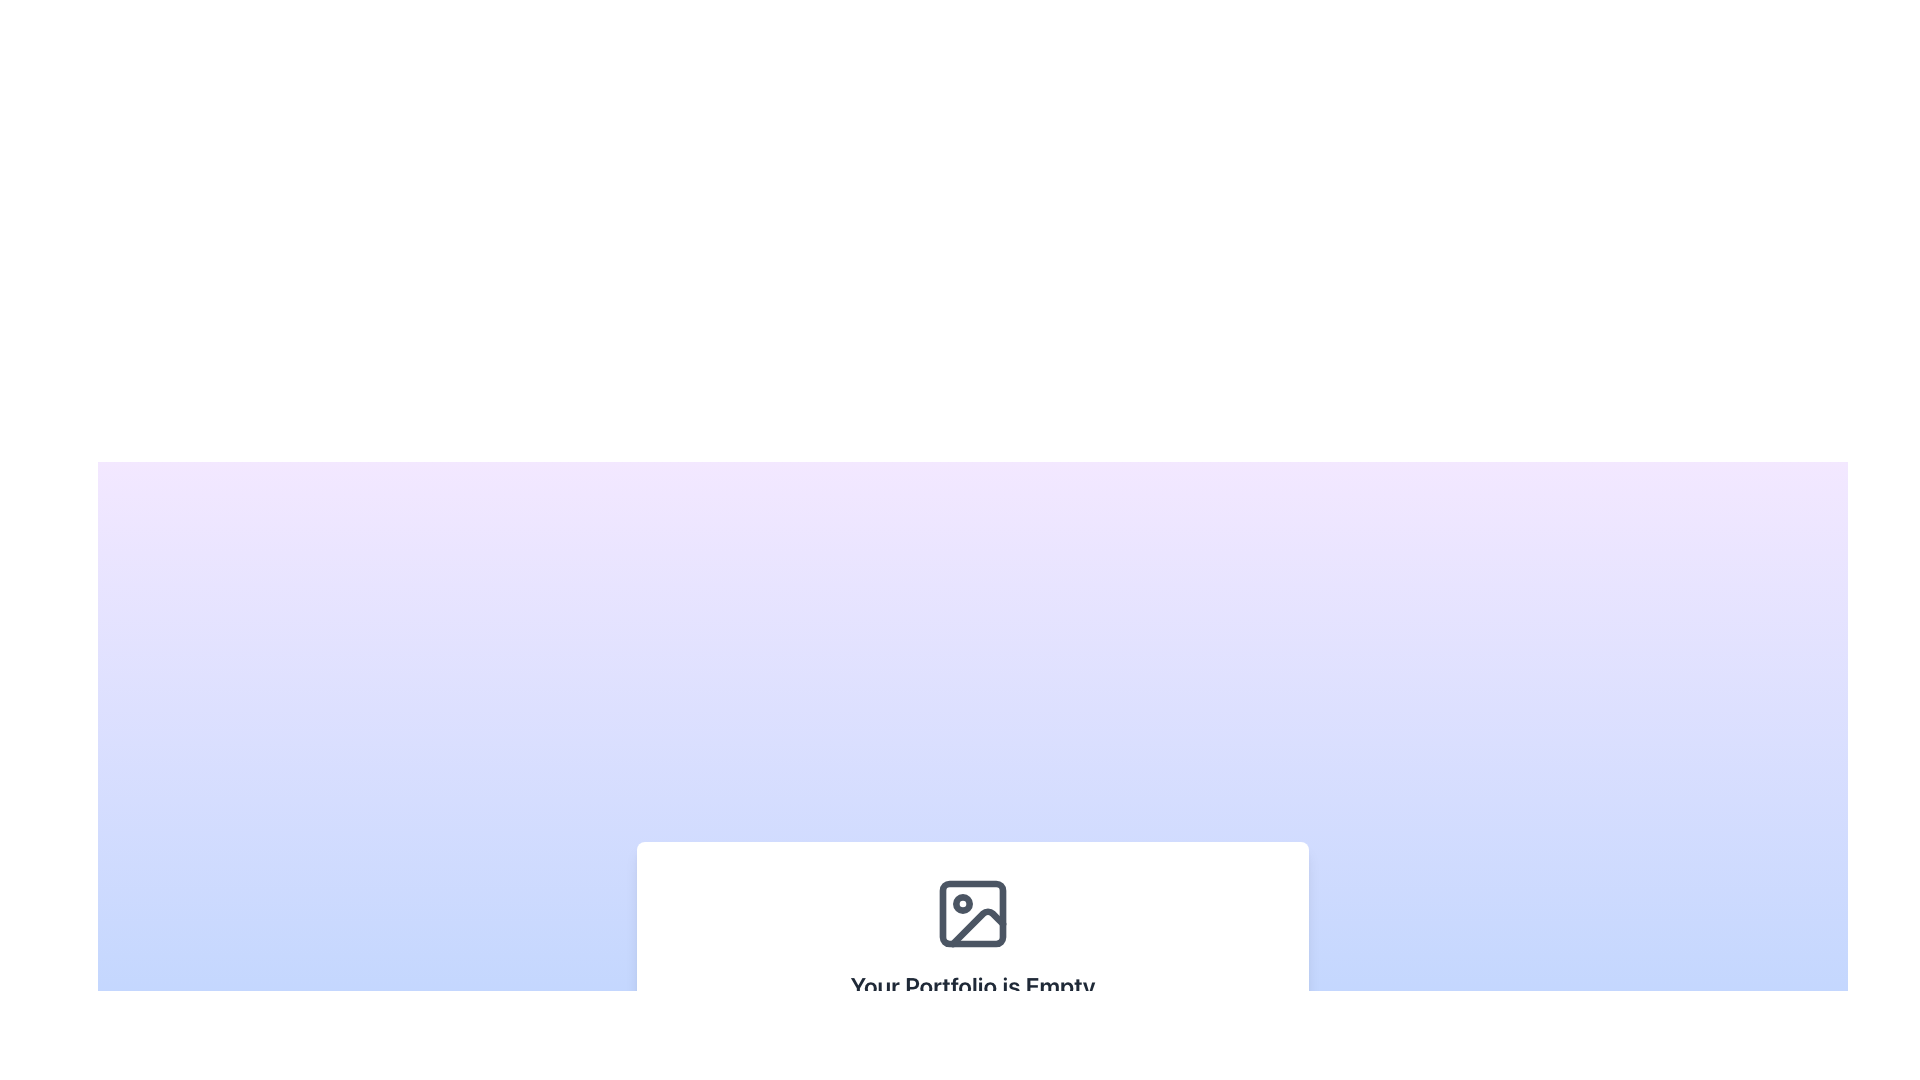 The width and height of the screenshot is (1920, 1080). Describe the element at coordinates (973, 914) in the screenshot. I see `the icon representing an image or artwork in the portfolio section, which is located above the text 'Your Portfolio is Empty'` at that location.